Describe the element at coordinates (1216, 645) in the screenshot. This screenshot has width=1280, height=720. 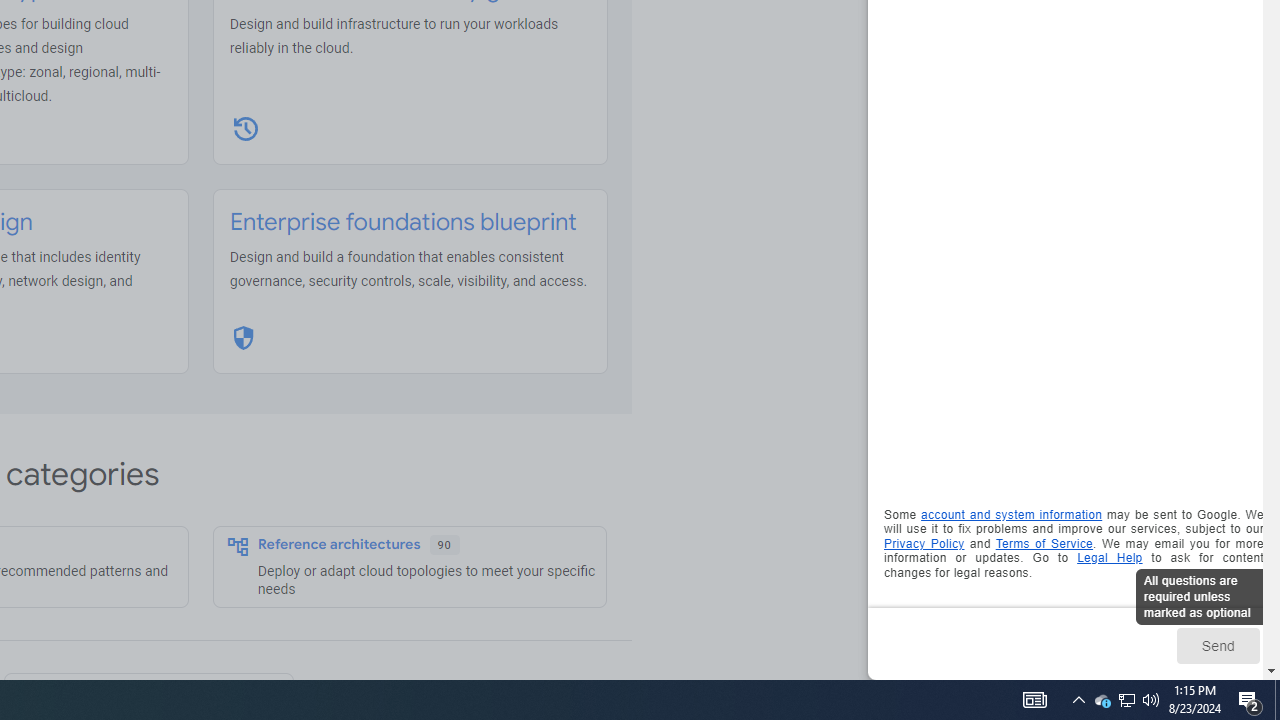
I see `'Send'` at that location.